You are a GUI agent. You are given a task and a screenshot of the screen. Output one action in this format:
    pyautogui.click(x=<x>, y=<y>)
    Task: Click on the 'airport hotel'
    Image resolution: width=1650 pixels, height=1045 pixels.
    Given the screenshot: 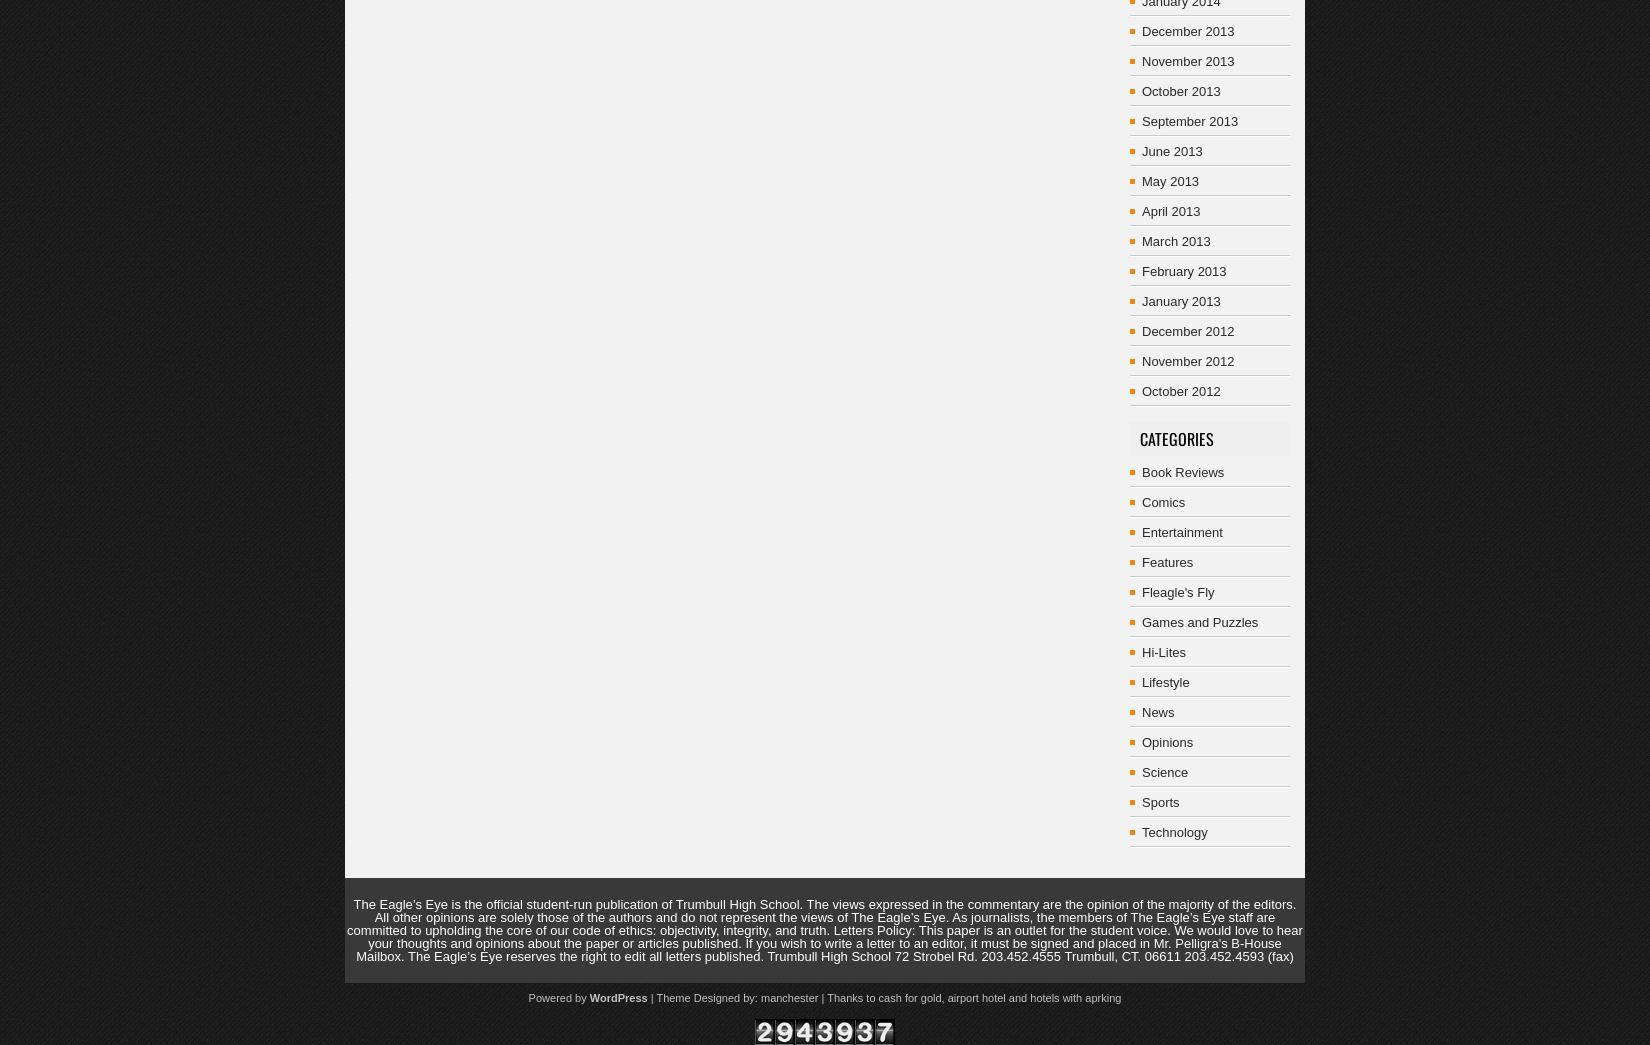 What is the action you would take?
    pyautogui.click(x=975, y=997)
    